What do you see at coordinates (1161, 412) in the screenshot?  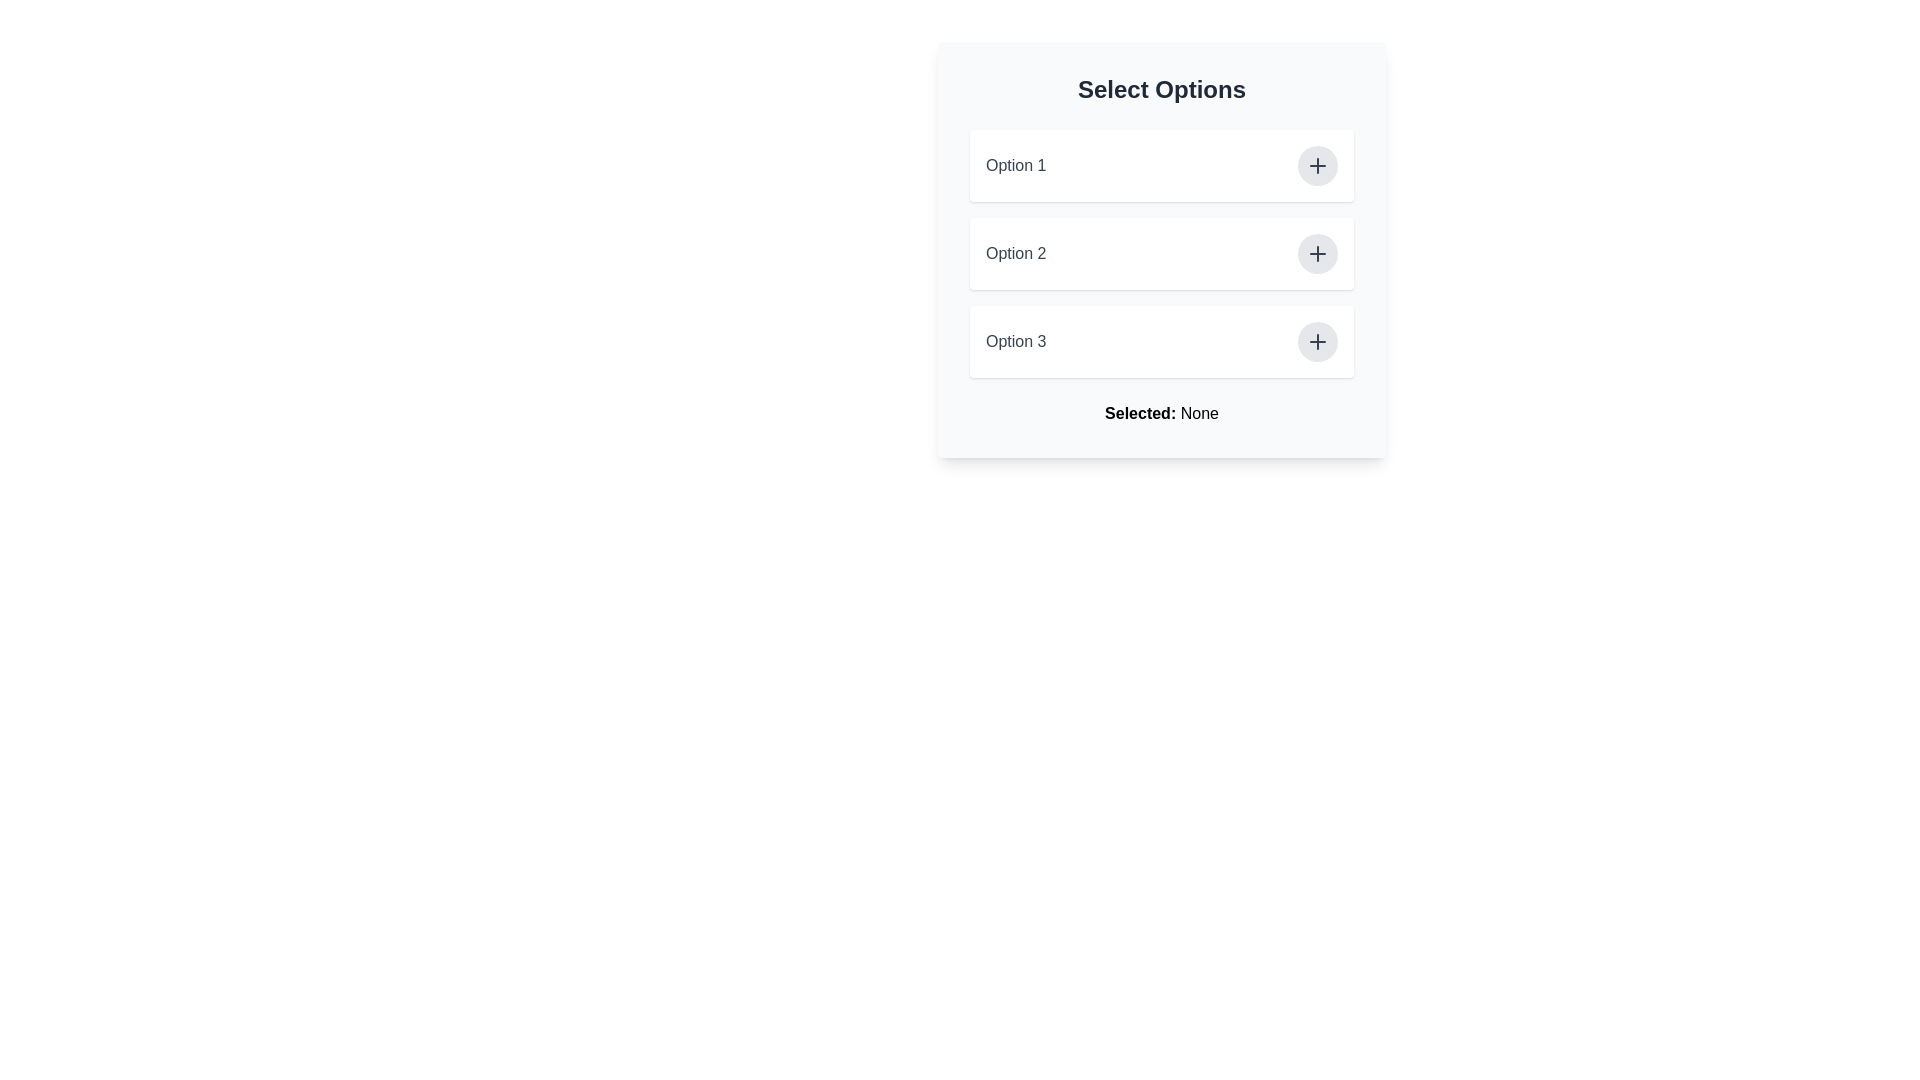 I see `the text label that displays 'Selected: None', which indicates the current selection status in the options selection interface` at bounding box center [1161, 412].